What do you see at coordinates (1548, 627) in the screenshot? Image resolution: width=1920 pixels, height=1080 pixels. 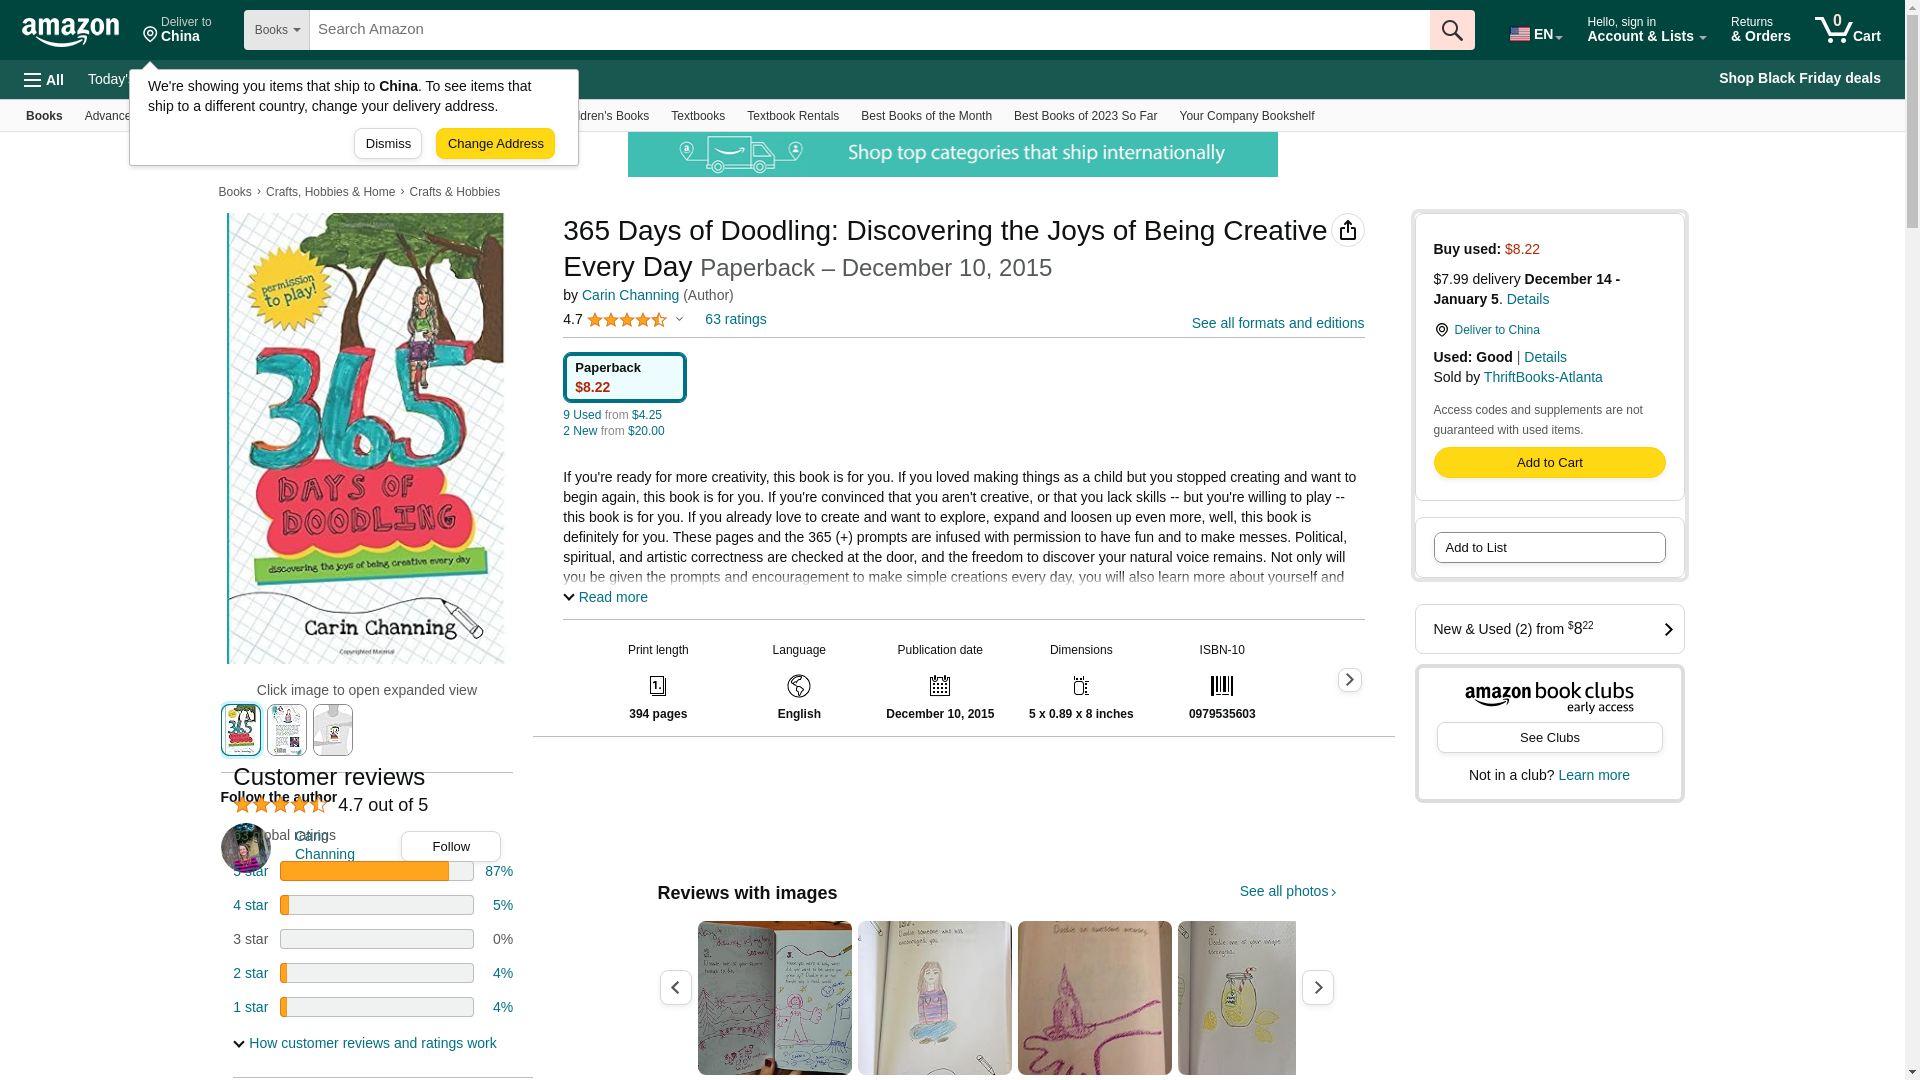 I see `'New & Used (2) from` at bounding box center [1548, 627].